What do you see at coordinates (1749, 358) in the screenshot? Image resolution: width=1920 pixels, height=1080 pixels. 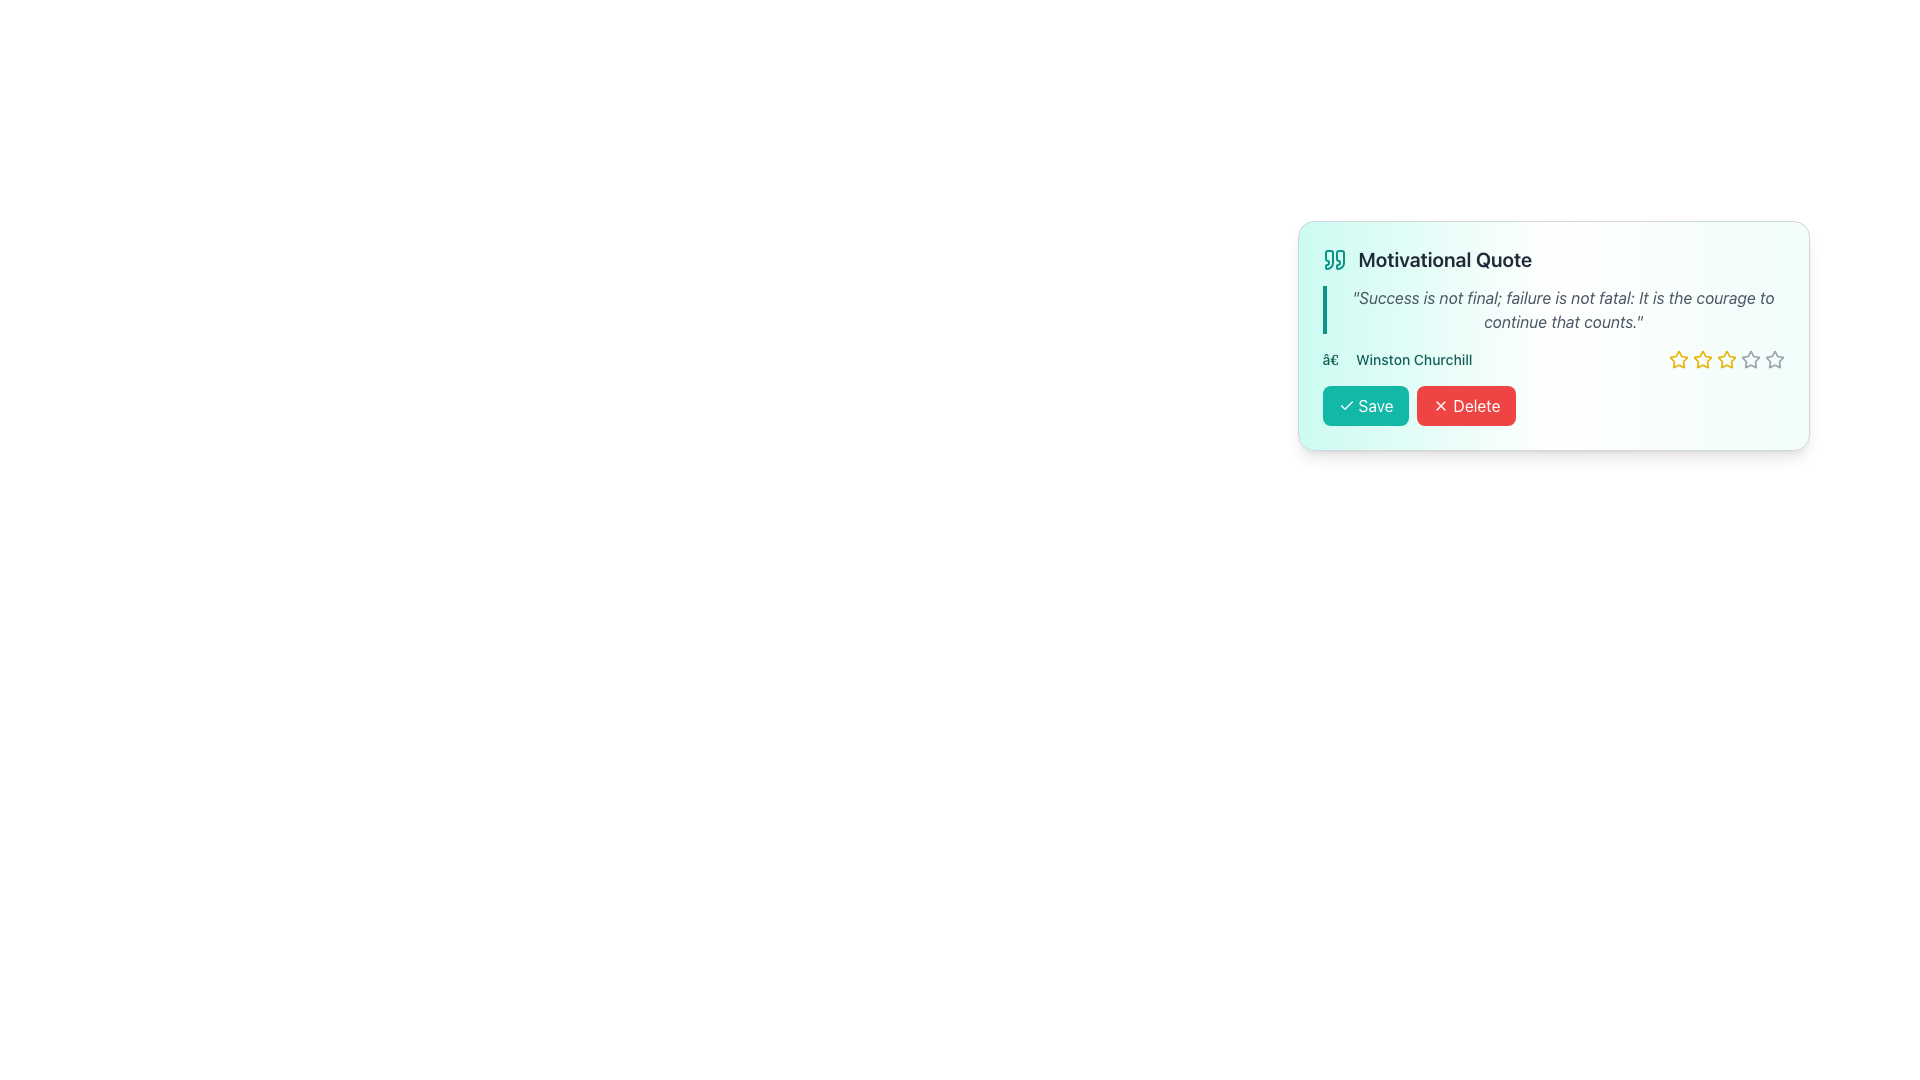 I see `the fifth star icon button` at bounding box center [1749, 358].